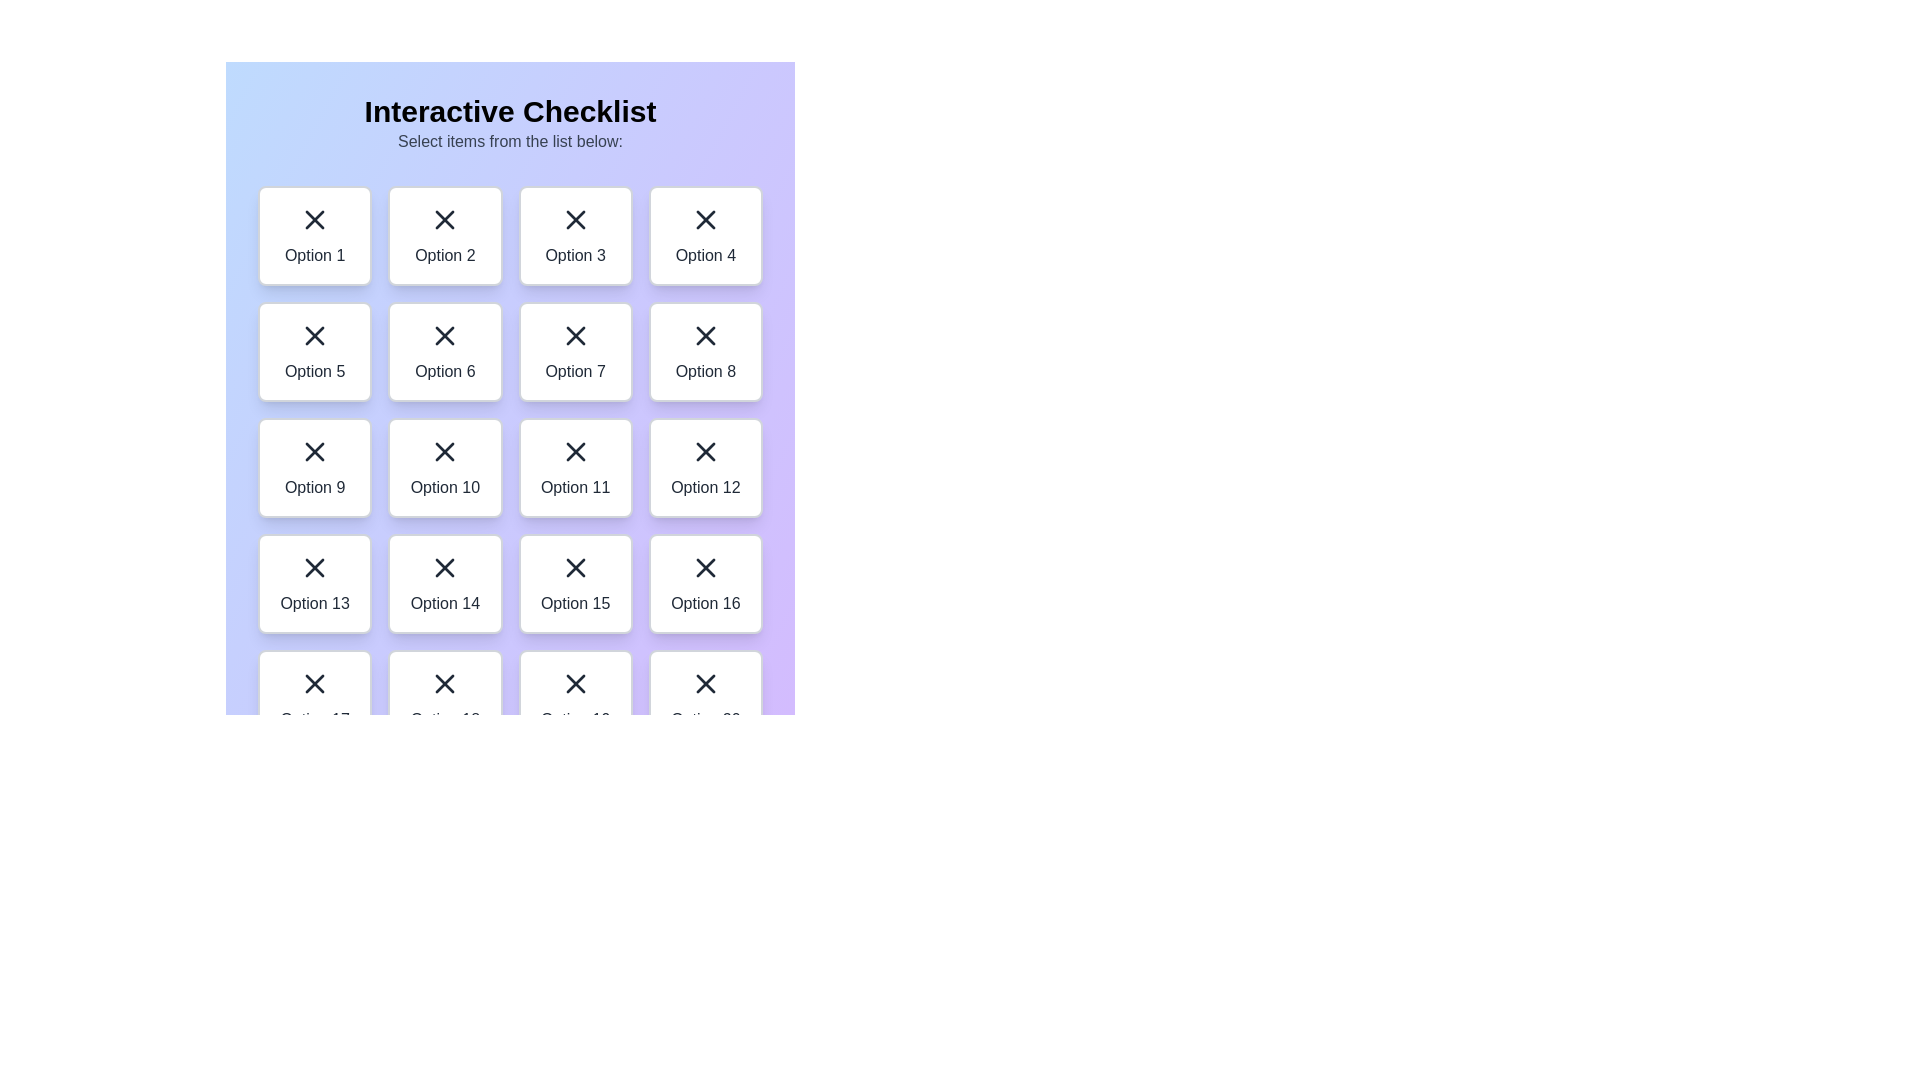 Image resolution: width=1920 pixels, height=1080 pixels. I want to click on the header text of the Interactive Checklist, so click(510, 111).